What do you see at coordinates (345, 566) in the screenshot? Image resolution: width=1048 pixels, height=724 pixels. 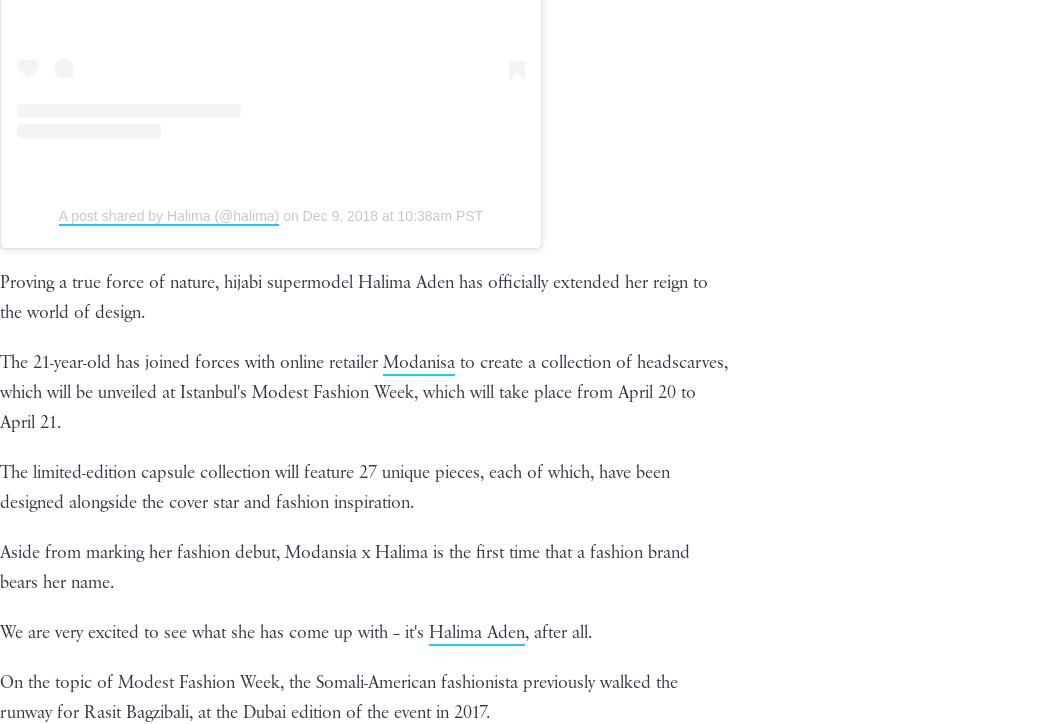 I see `'Aside from marking her fashion debut, Modansia x Halima is the first time that a fashion brand bears her name.'` at bounding box center [345, 566].